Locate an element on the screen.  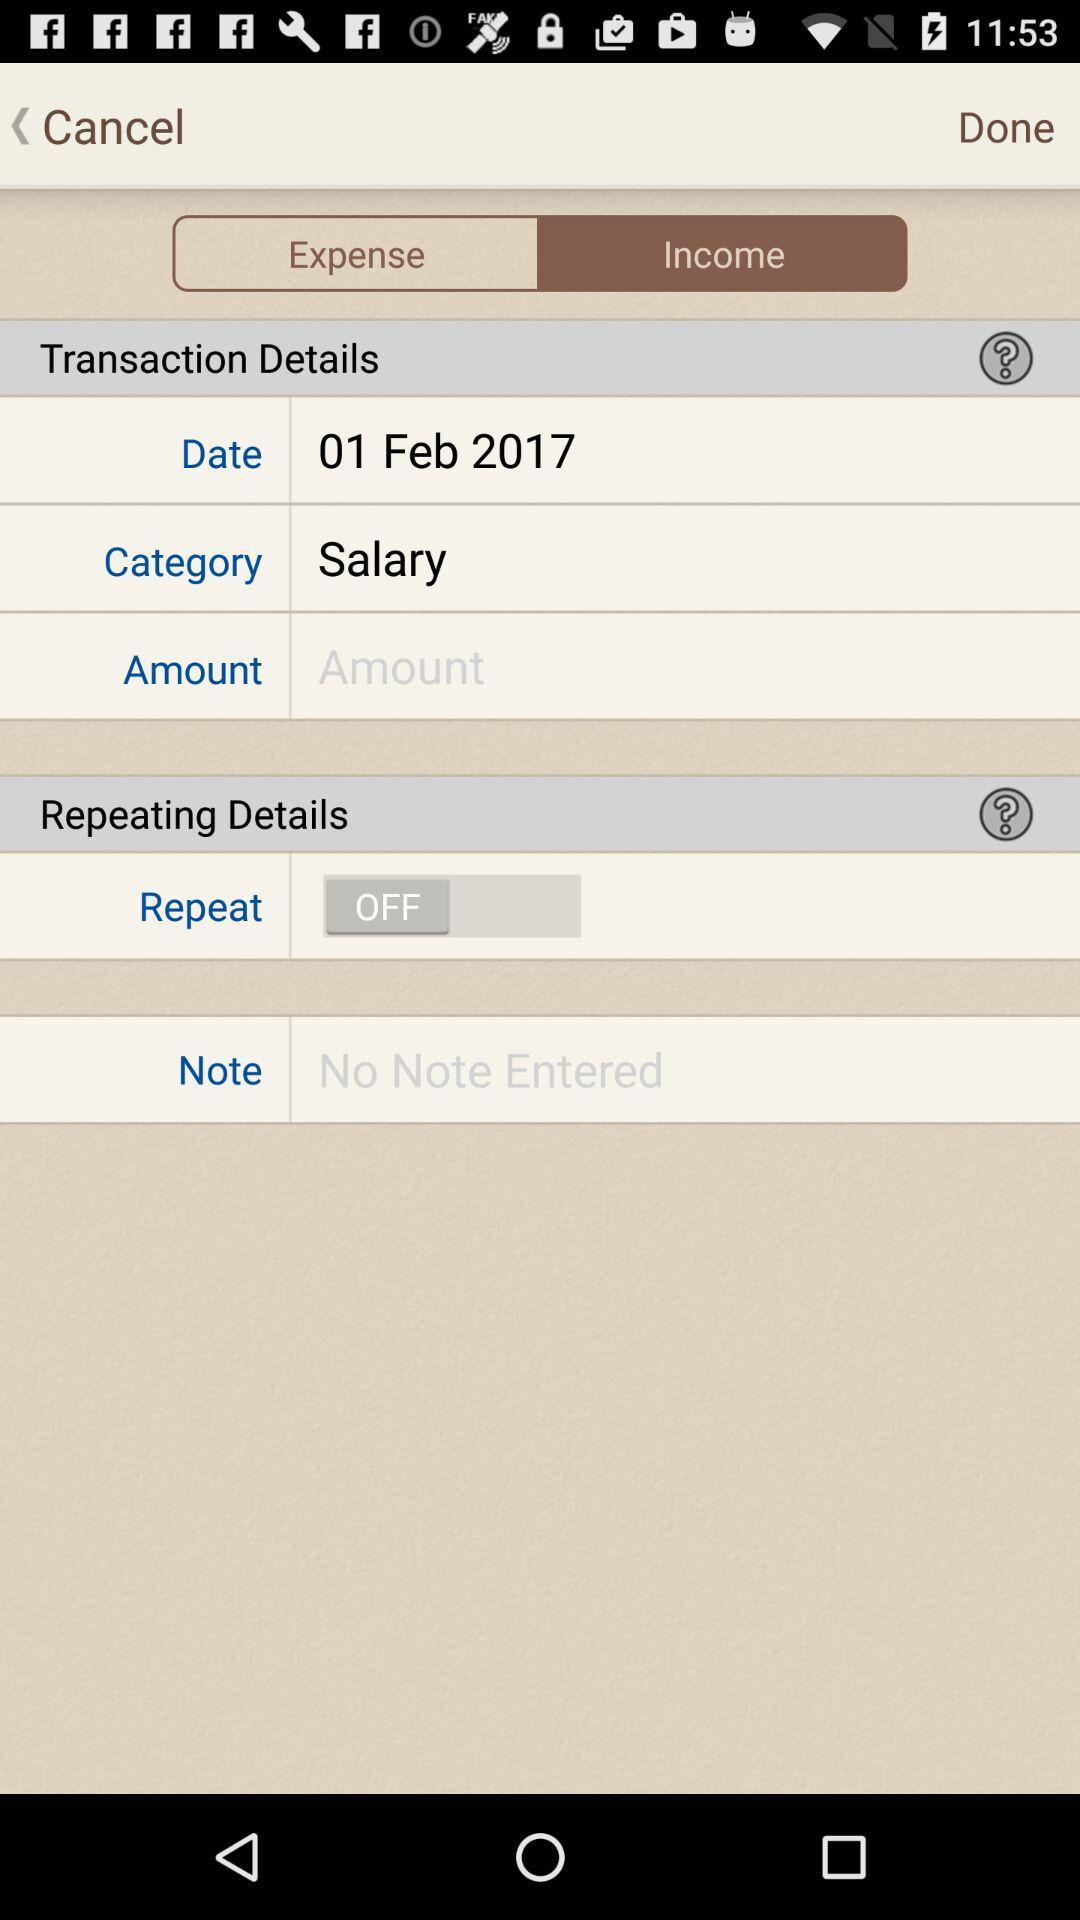
repeat transaction option is located at coordinates (452, 905).